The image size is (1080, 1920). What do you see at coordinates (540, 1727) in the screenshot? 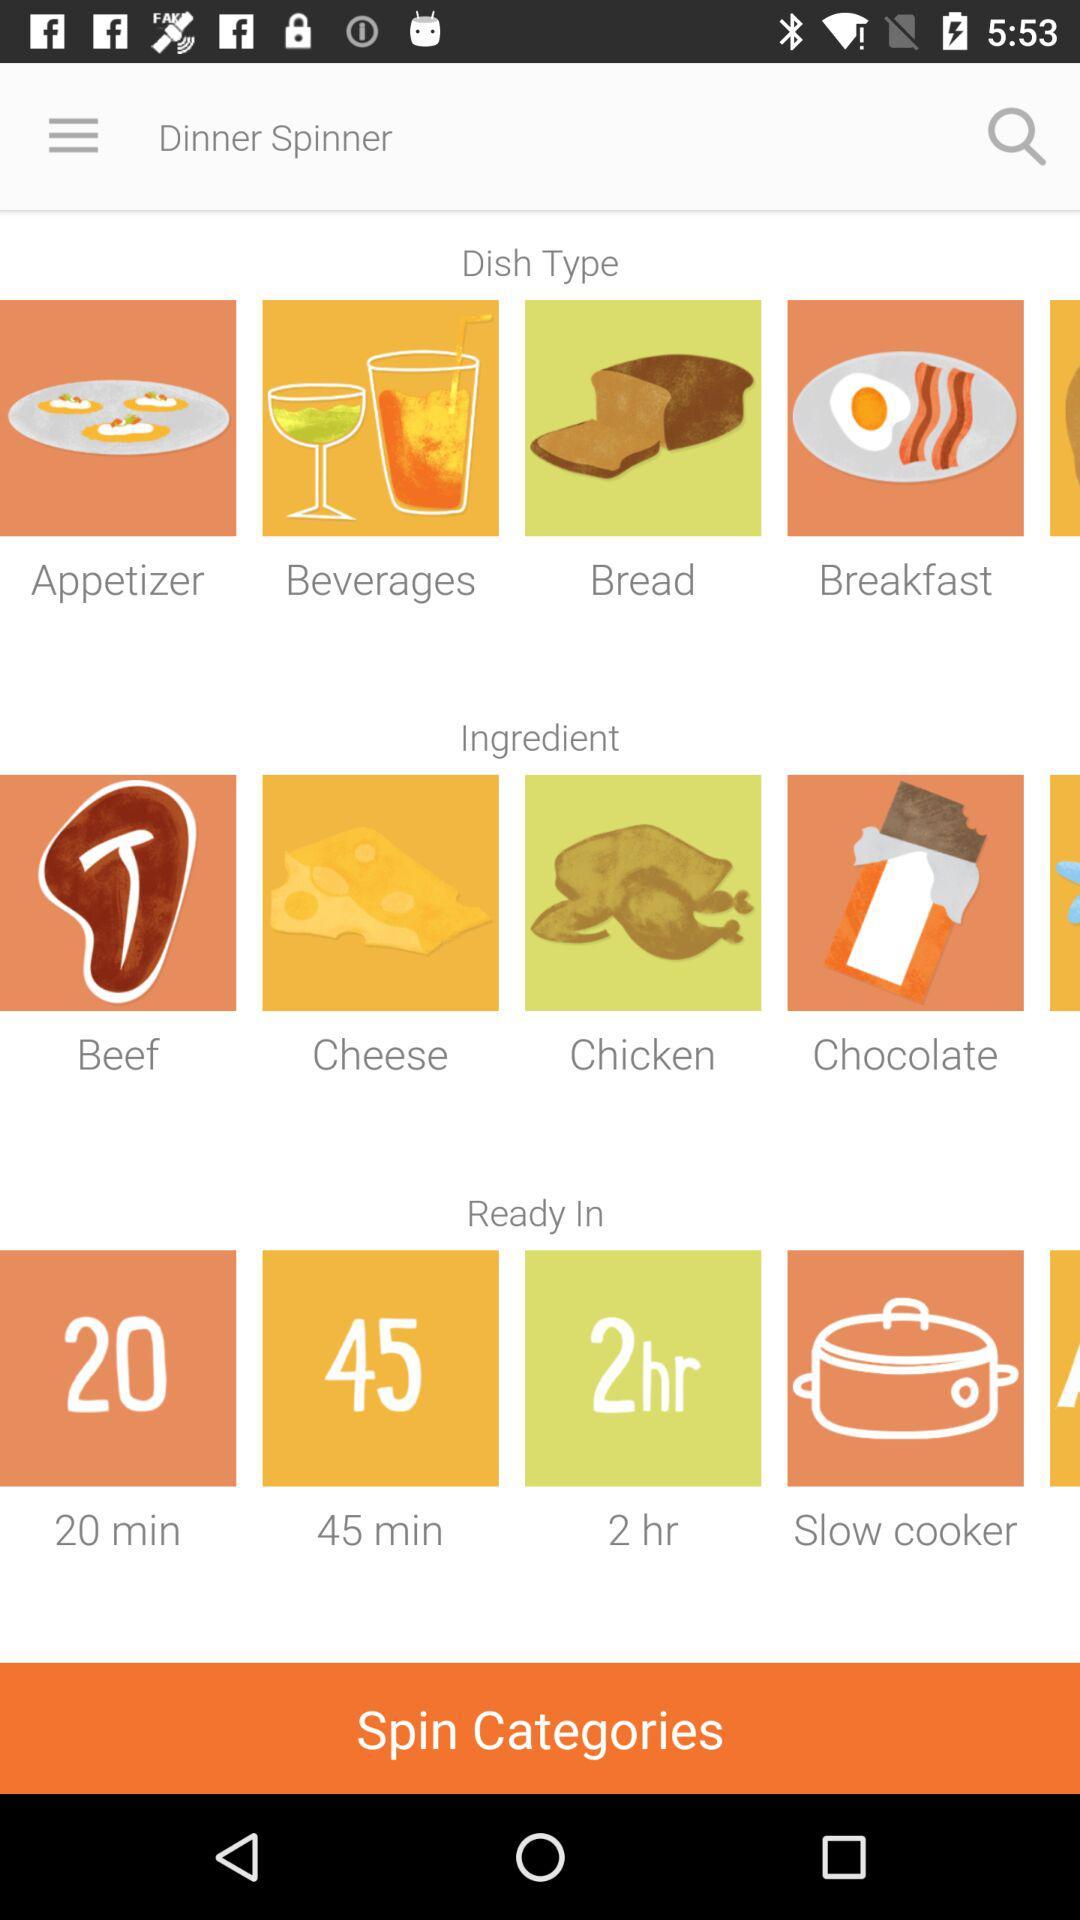
I see `spin categories item` at bounding box center [540, 1727].